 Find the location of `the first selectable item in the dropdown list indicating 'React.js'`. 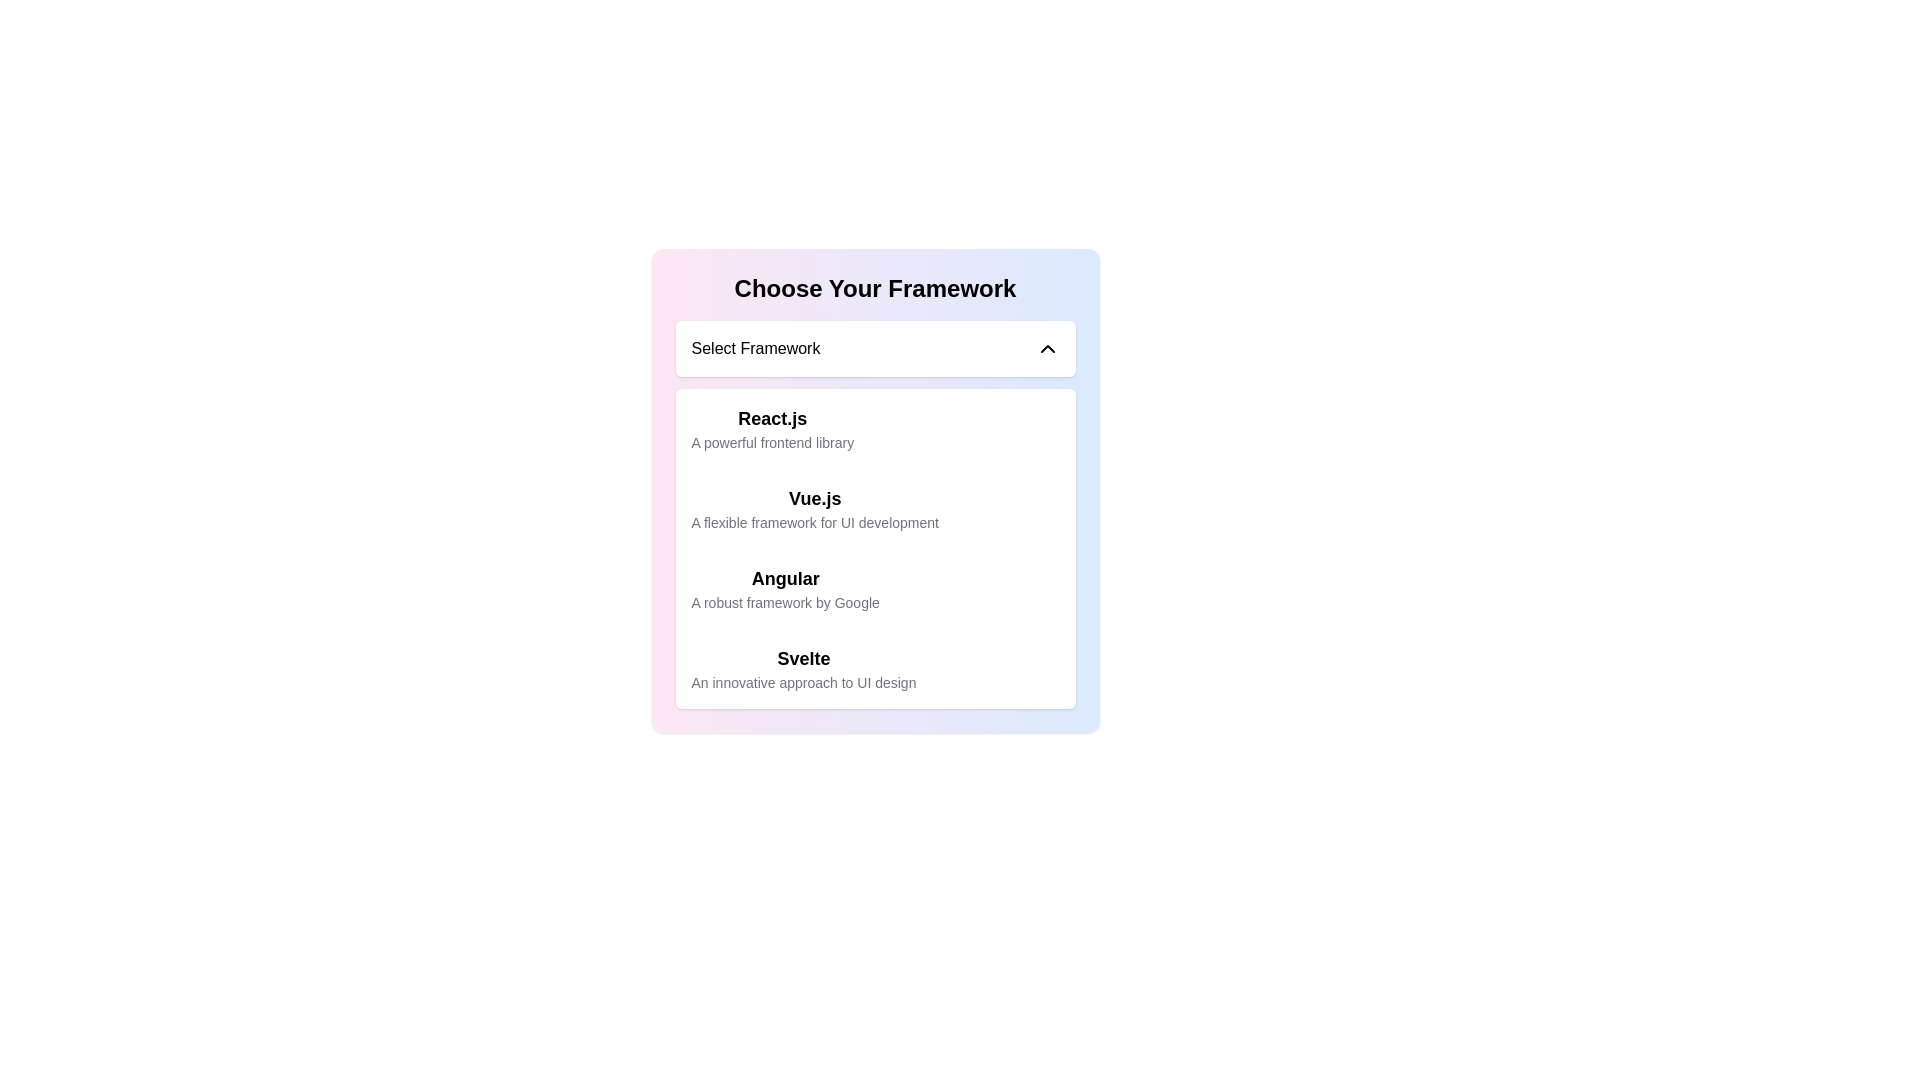

the first selectable item in the dropdown list indicating 'React.js' is located at coordinates (875, 427).